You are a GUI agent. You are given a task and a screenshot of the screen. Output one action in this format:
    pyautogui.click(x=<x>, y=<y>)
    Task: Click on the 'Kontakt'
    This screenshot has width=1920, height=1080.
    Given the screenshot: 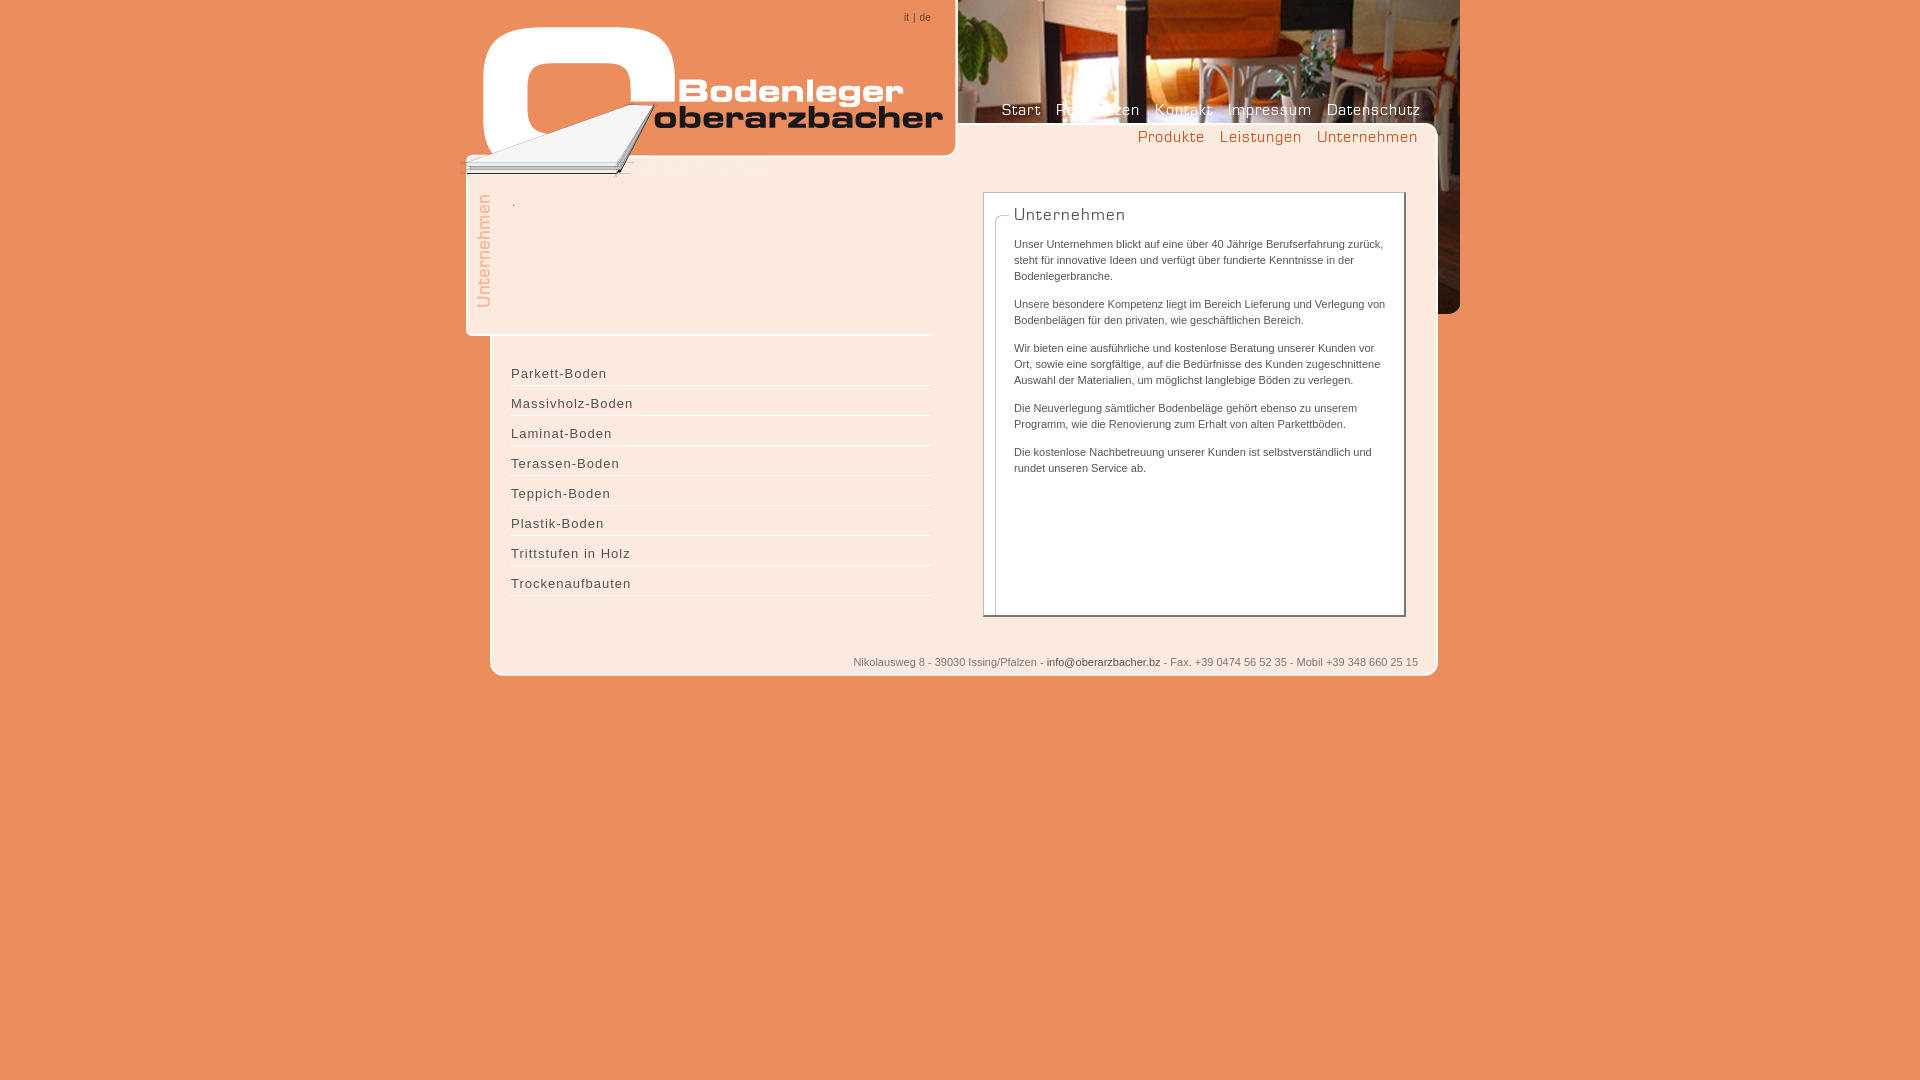 What is the action you would take?
    pyautogui.click(x=1184, y=109)
    